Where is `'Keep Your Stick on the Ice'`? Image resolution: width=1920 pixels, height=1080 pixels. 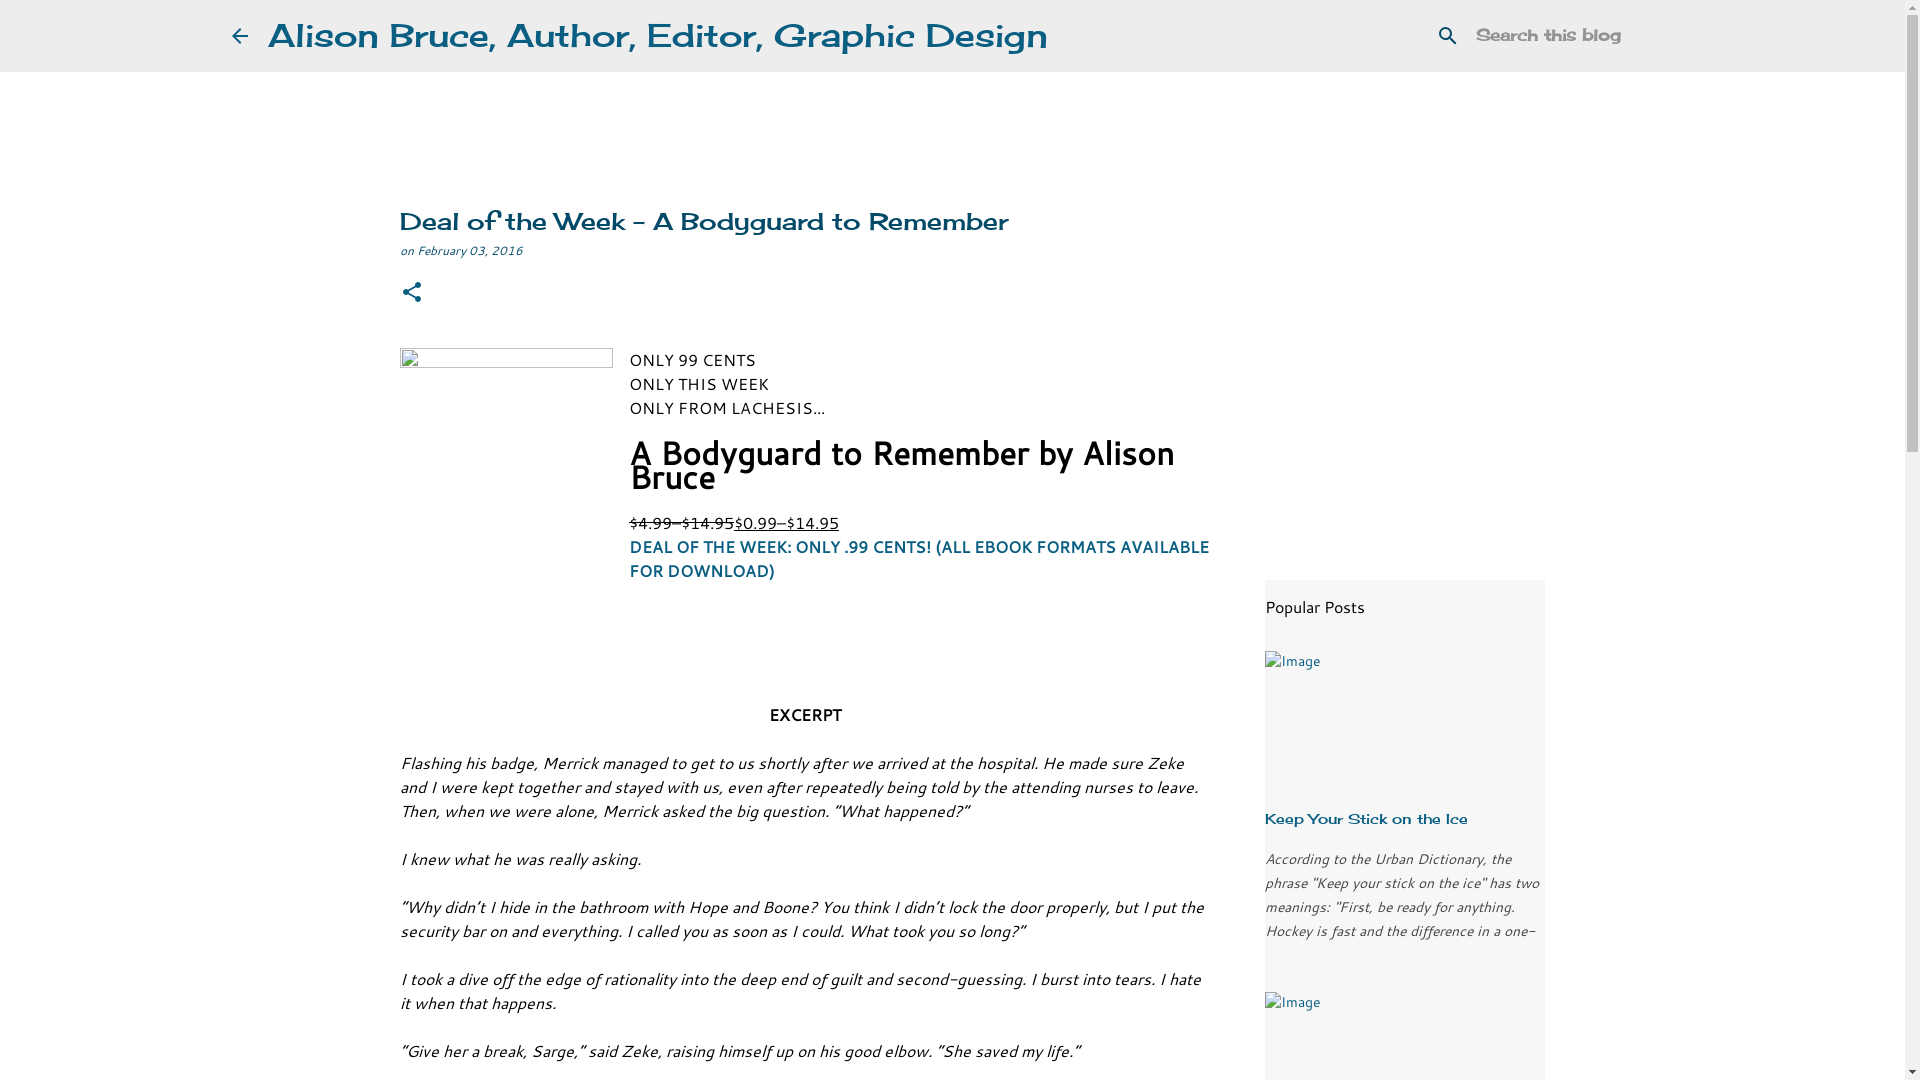 'Keep Your Stick on the Ice' is located at coordinates (1365, 818).